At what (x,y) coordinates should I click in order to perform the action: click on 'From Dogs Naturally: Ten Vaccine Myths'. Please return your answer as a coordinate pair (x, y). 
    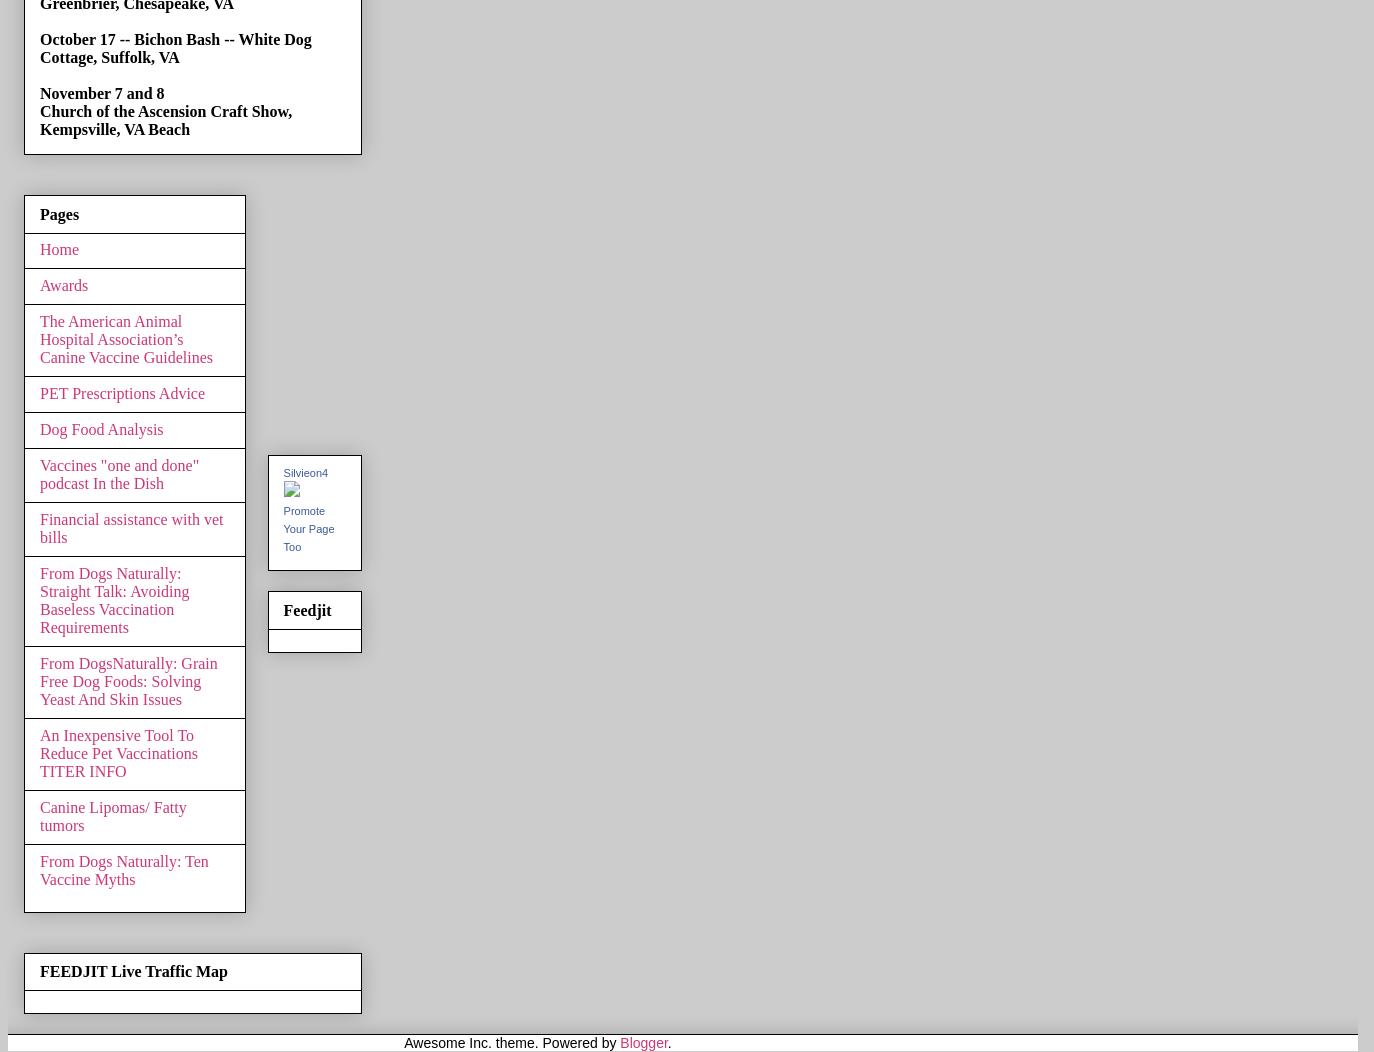
    Looking at the image, I should click on (38, 868).